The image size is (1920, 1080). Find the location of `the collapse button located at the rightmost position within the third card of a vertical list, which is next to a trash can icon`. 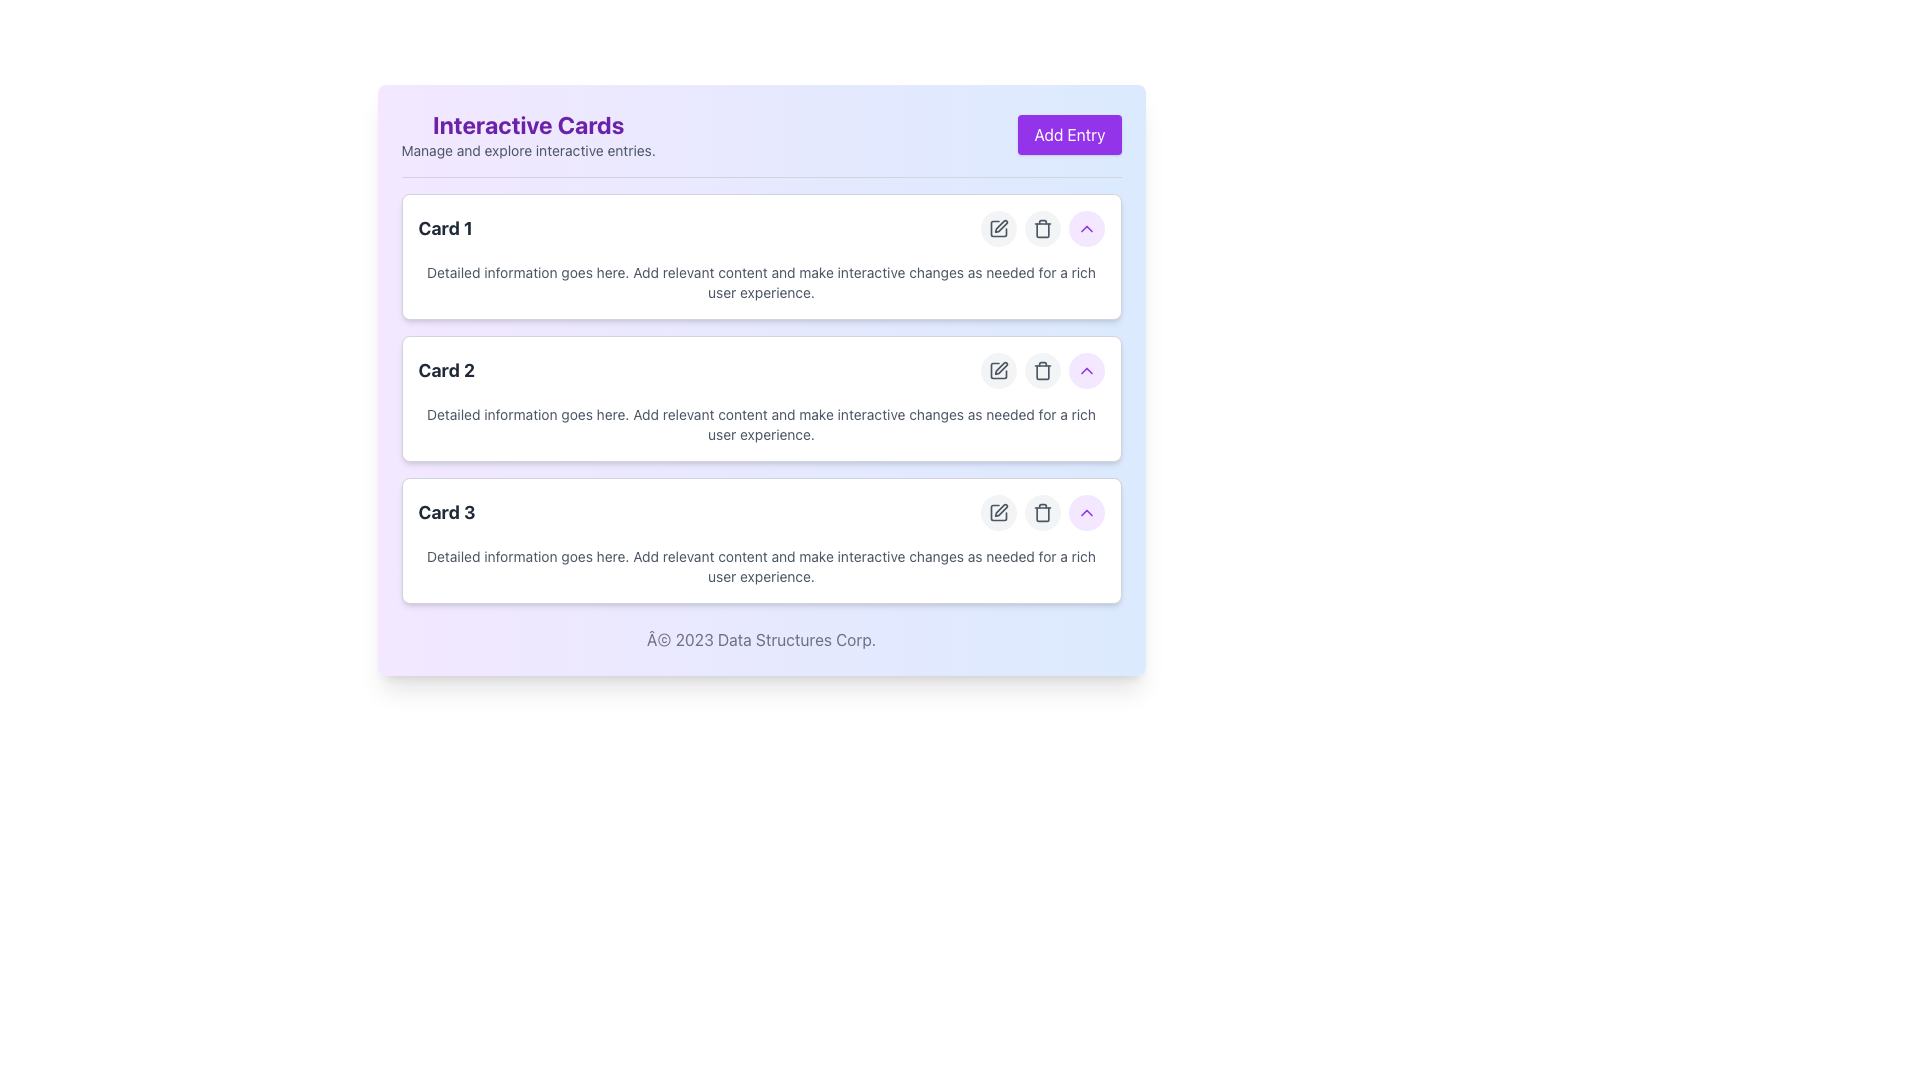

the collapse button located at the rightmost position within the third card of a vertical list, which is next to a trash can icon is located at coordinates (1085, 512).